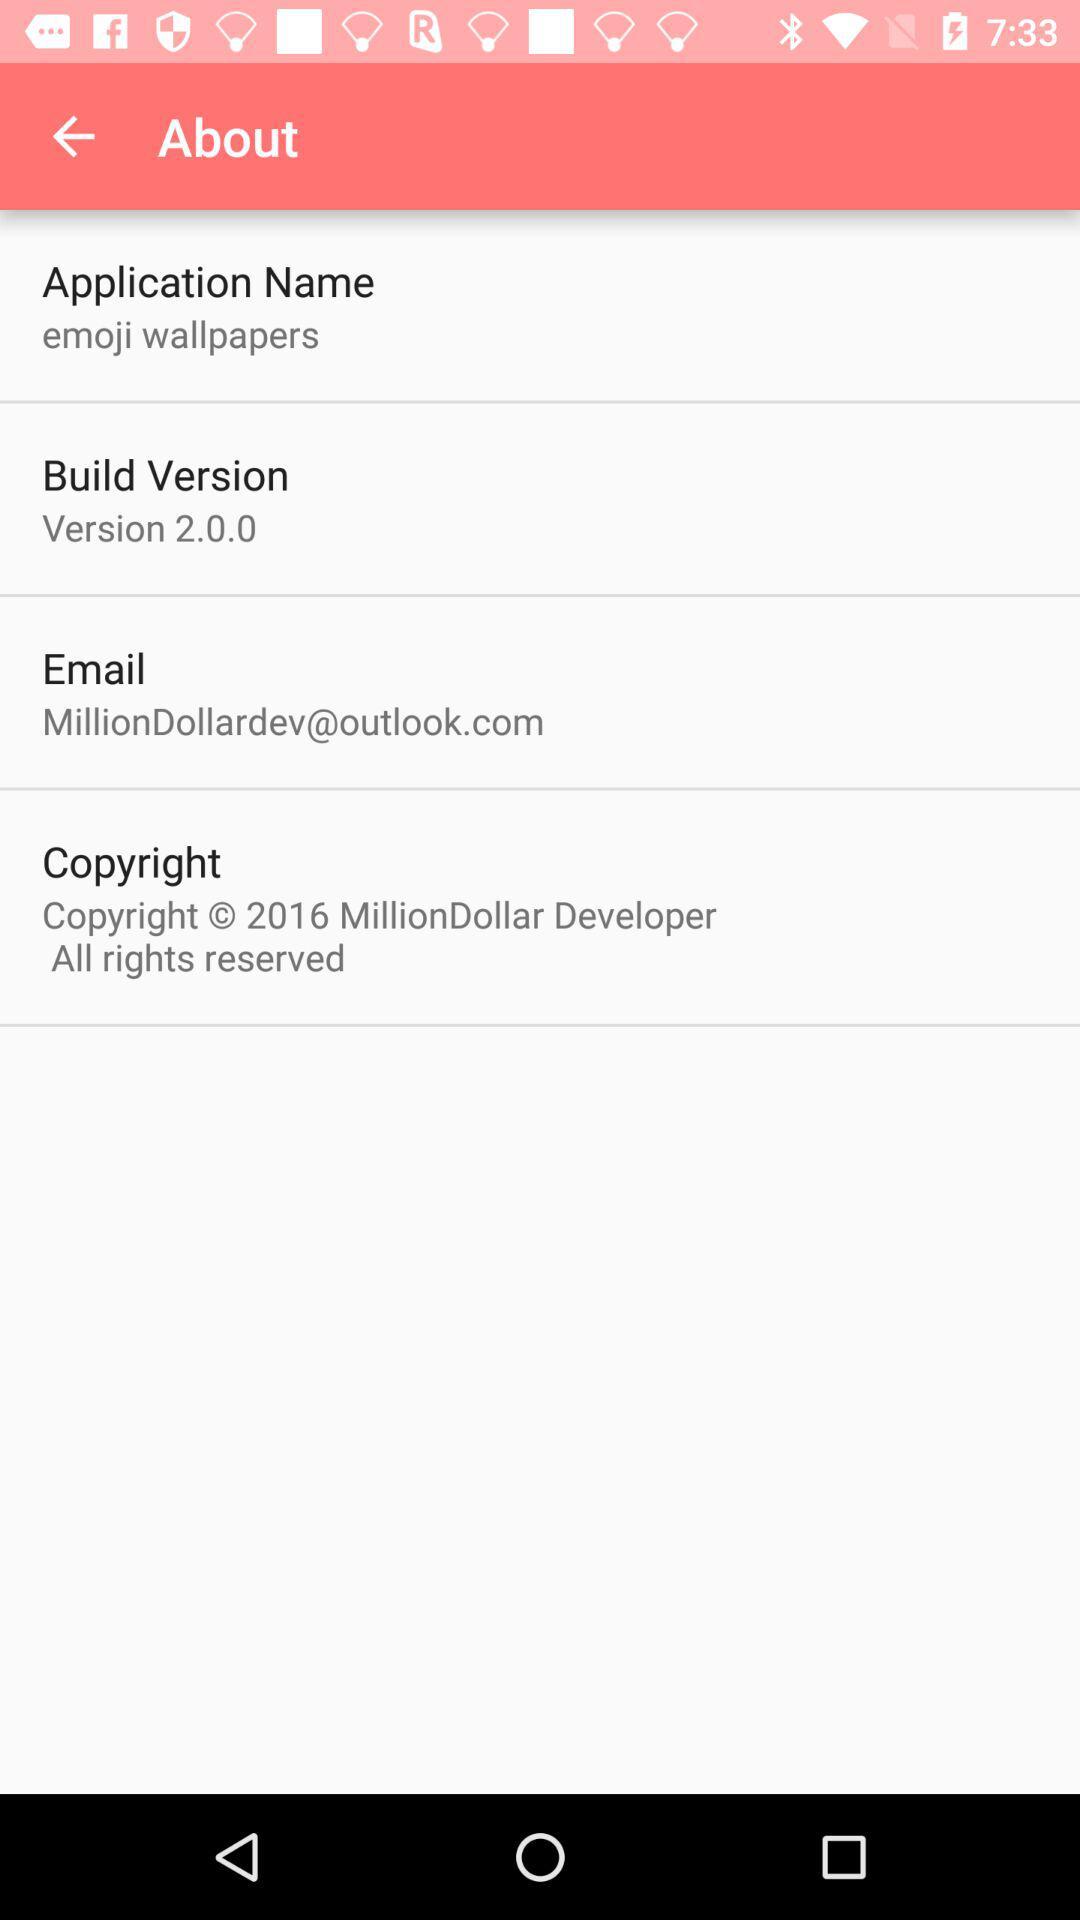  Describe the element at coordinates (208, 279) in the screenshot. I see `the application name icon` at that location.